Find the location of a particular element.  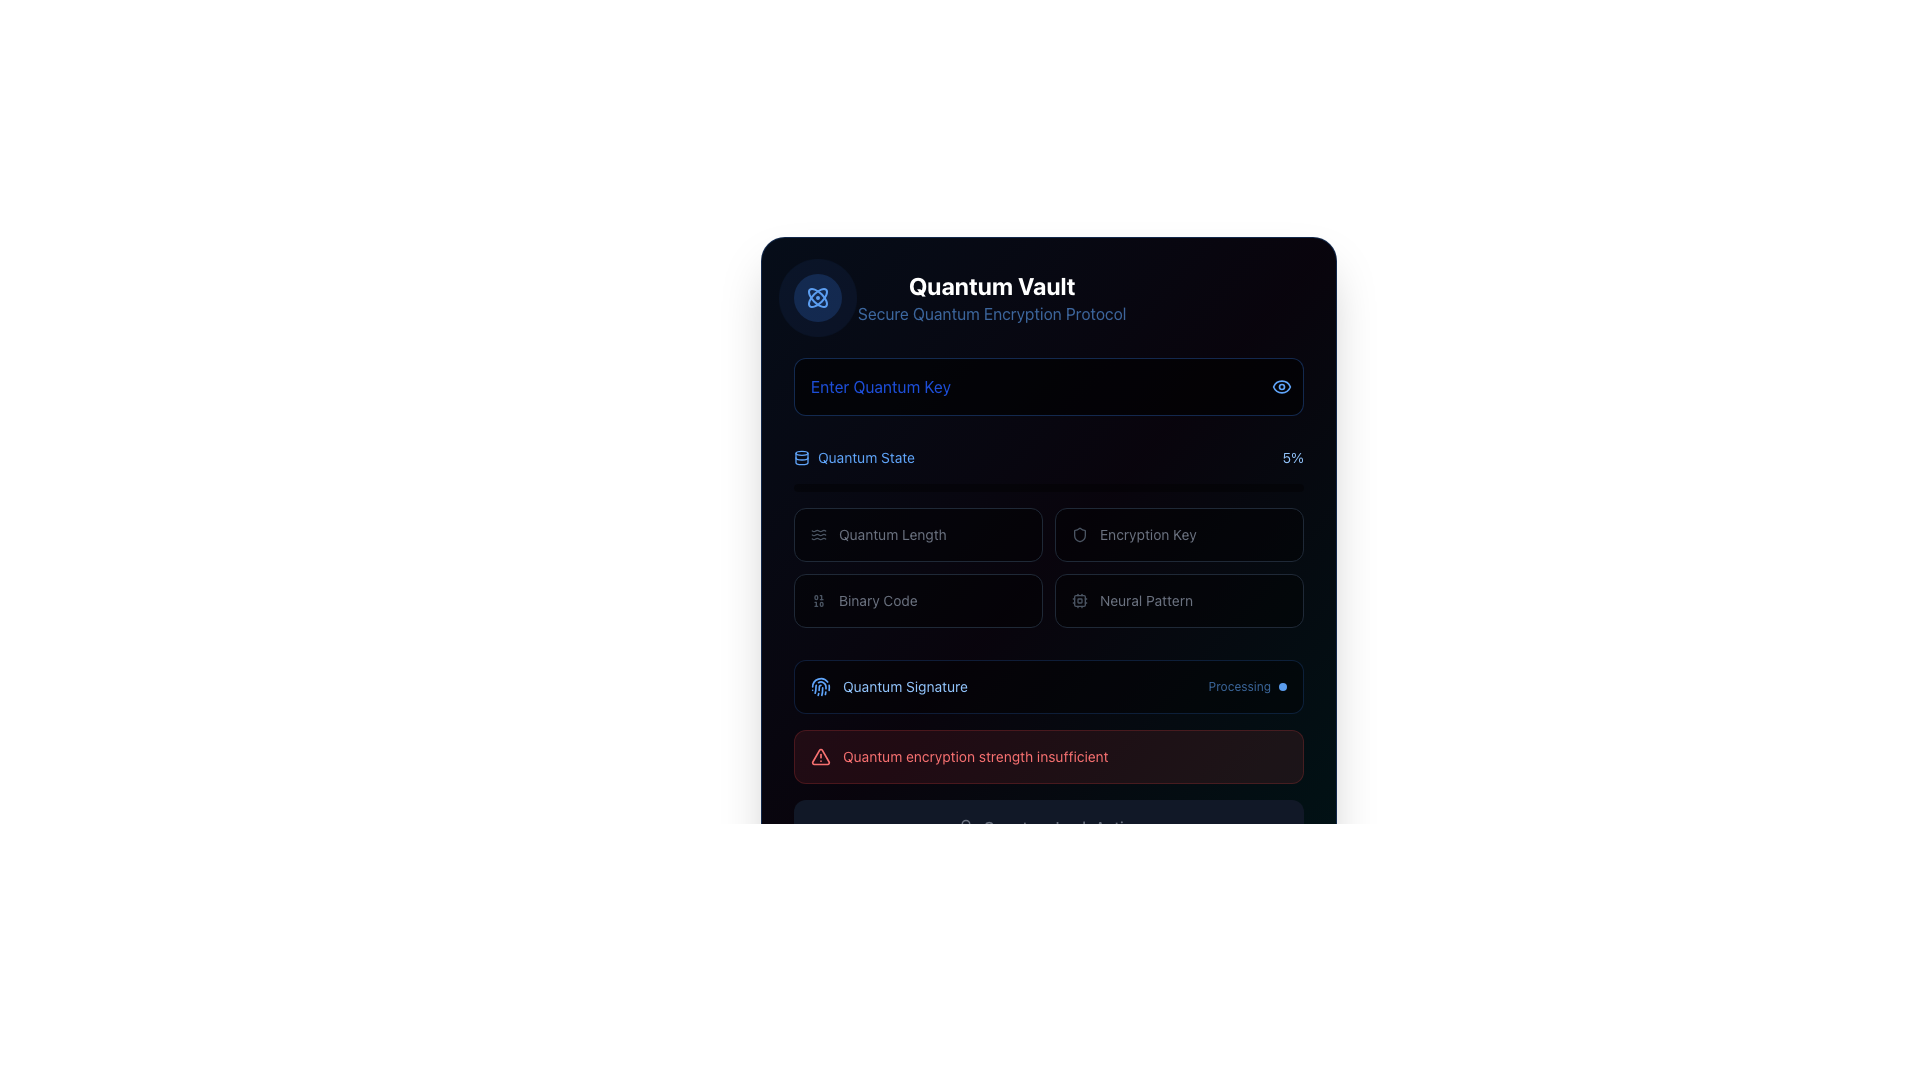

the password input field located below the 'Quantum Vault' title to focus the input field for user entry is located at coordinates (1048, 386).